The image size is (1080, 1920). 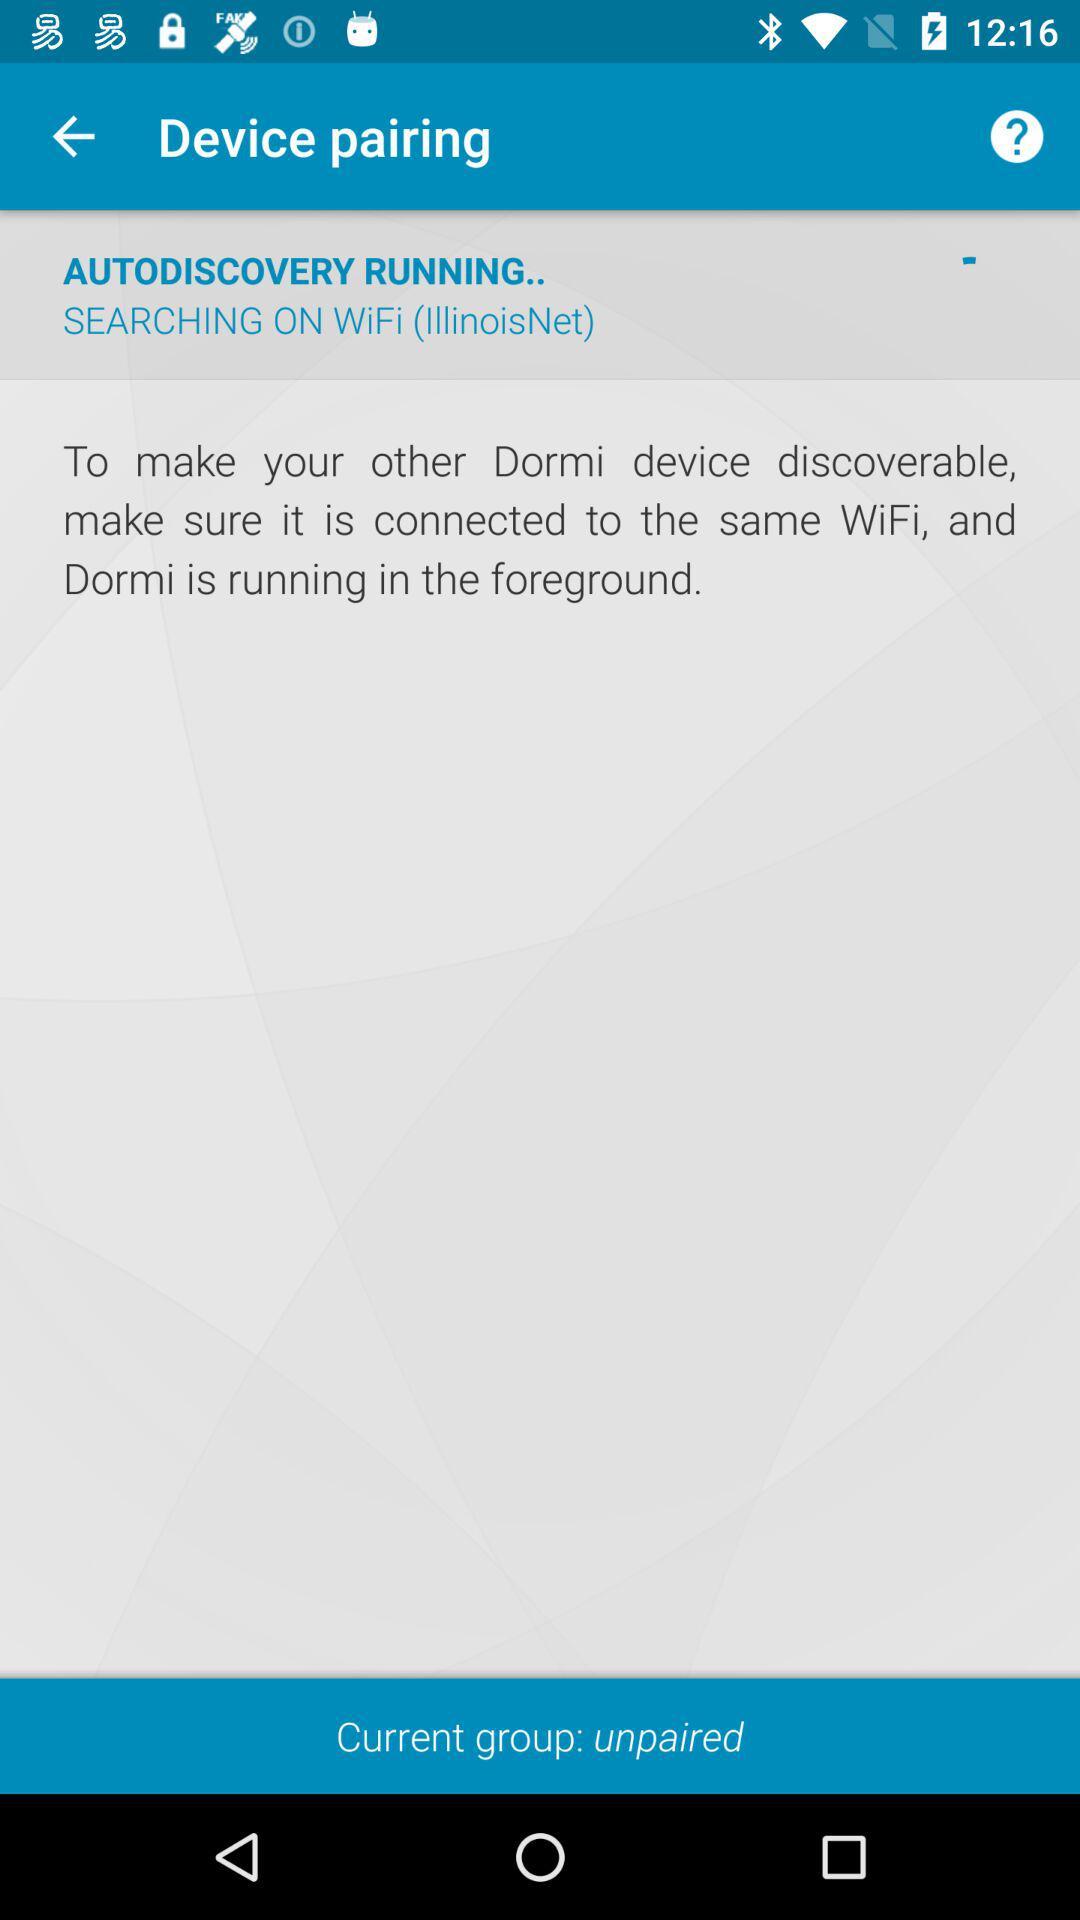 What do you see at coordinates (304, 268) in the screenshot?
I see `icon above searching on wifi icon` at bounding box center [304, 268].